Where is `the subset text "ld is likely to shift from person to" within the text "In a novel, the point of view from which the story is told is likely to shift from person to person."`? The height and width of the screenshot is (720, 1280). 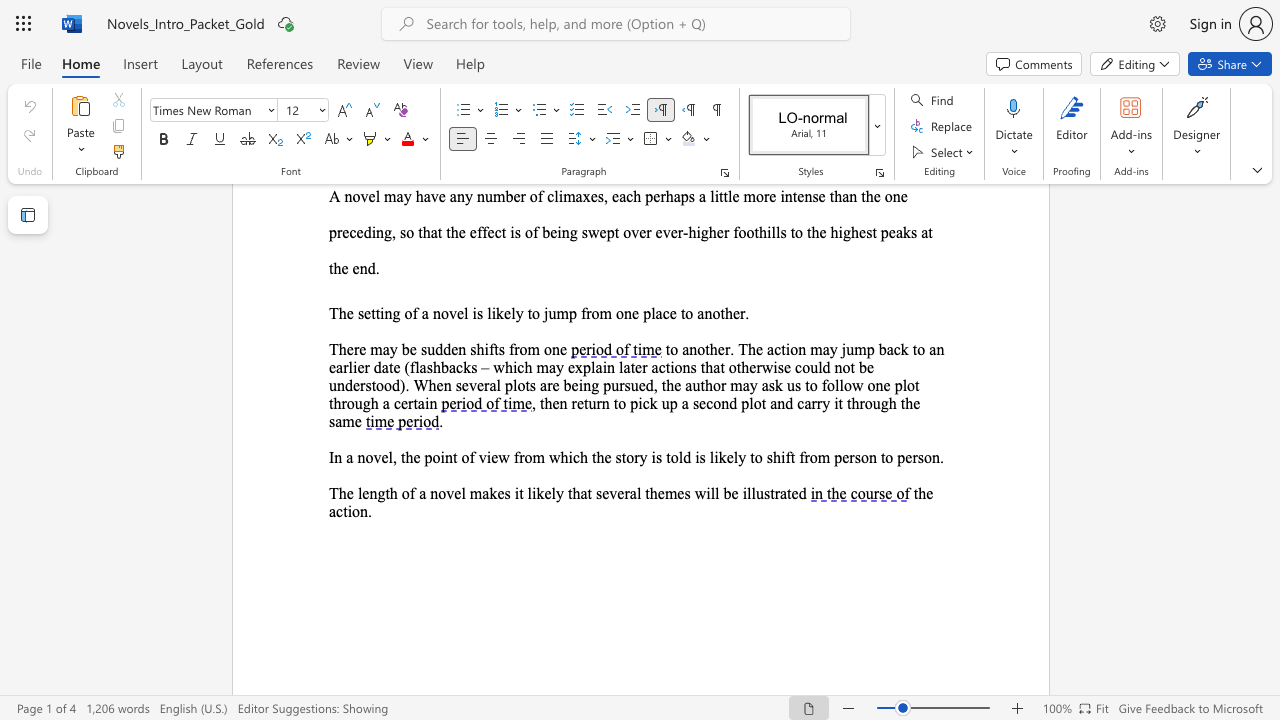
the subset text "ld is likely to shift from person to" within the text "In a novel, the point of view from which the story is told is likely to shift from person to person." is located at coordinates (678, 457).